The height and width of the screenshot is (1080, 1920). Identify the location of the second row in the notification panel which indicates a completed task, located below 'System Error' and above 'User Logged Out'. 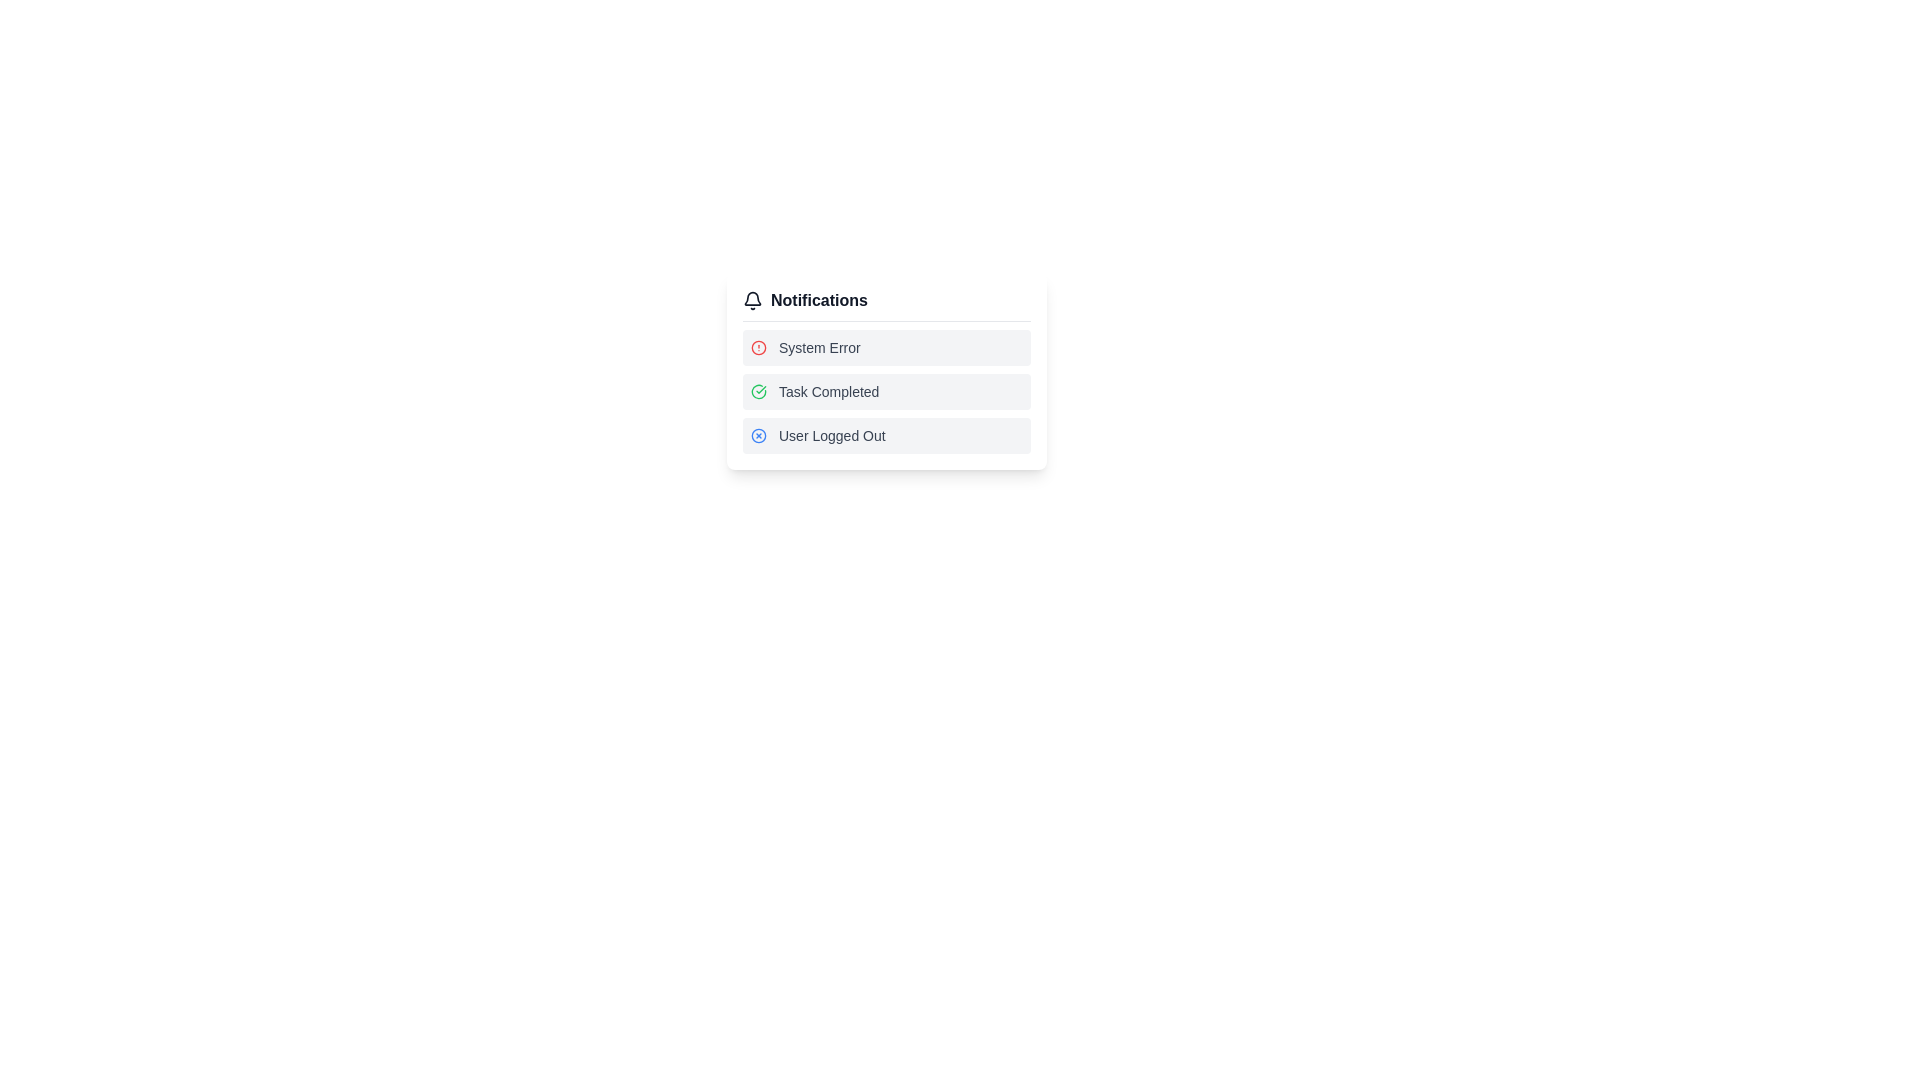
(886, 371).